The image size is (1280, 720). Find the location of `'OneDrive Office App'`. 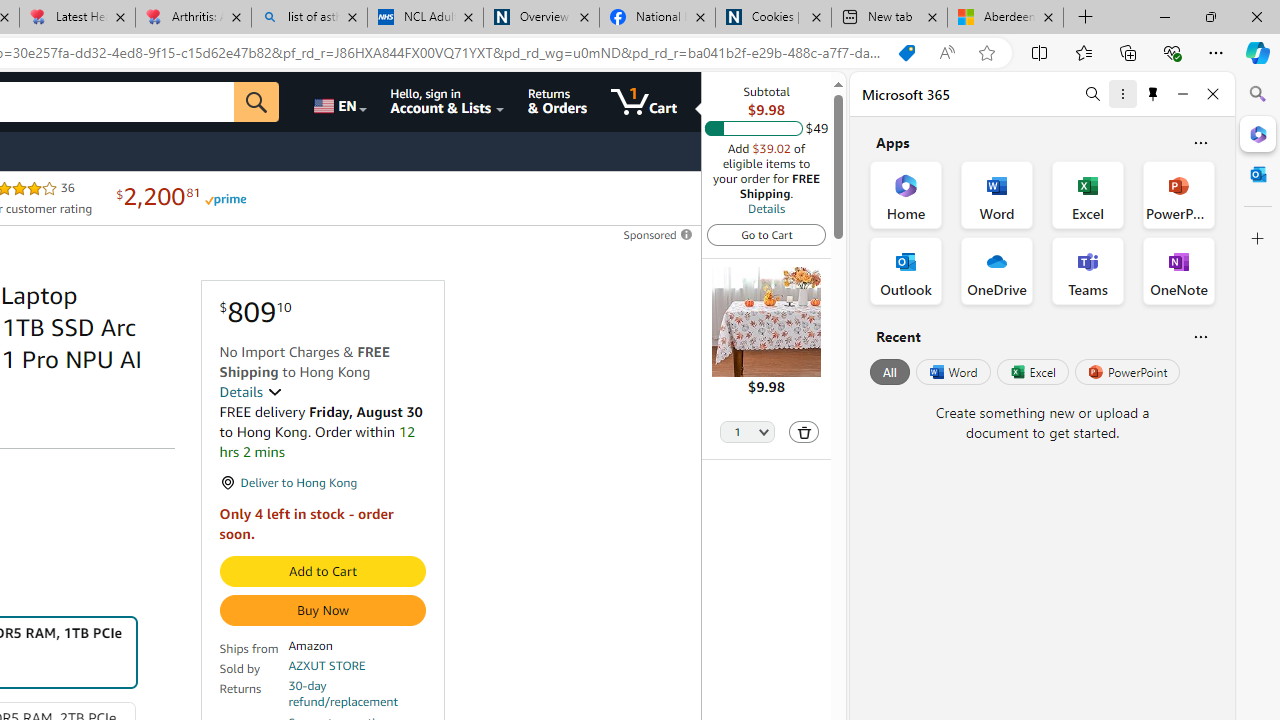

'OneDrive Office App' is located at coordinates (997, 271).